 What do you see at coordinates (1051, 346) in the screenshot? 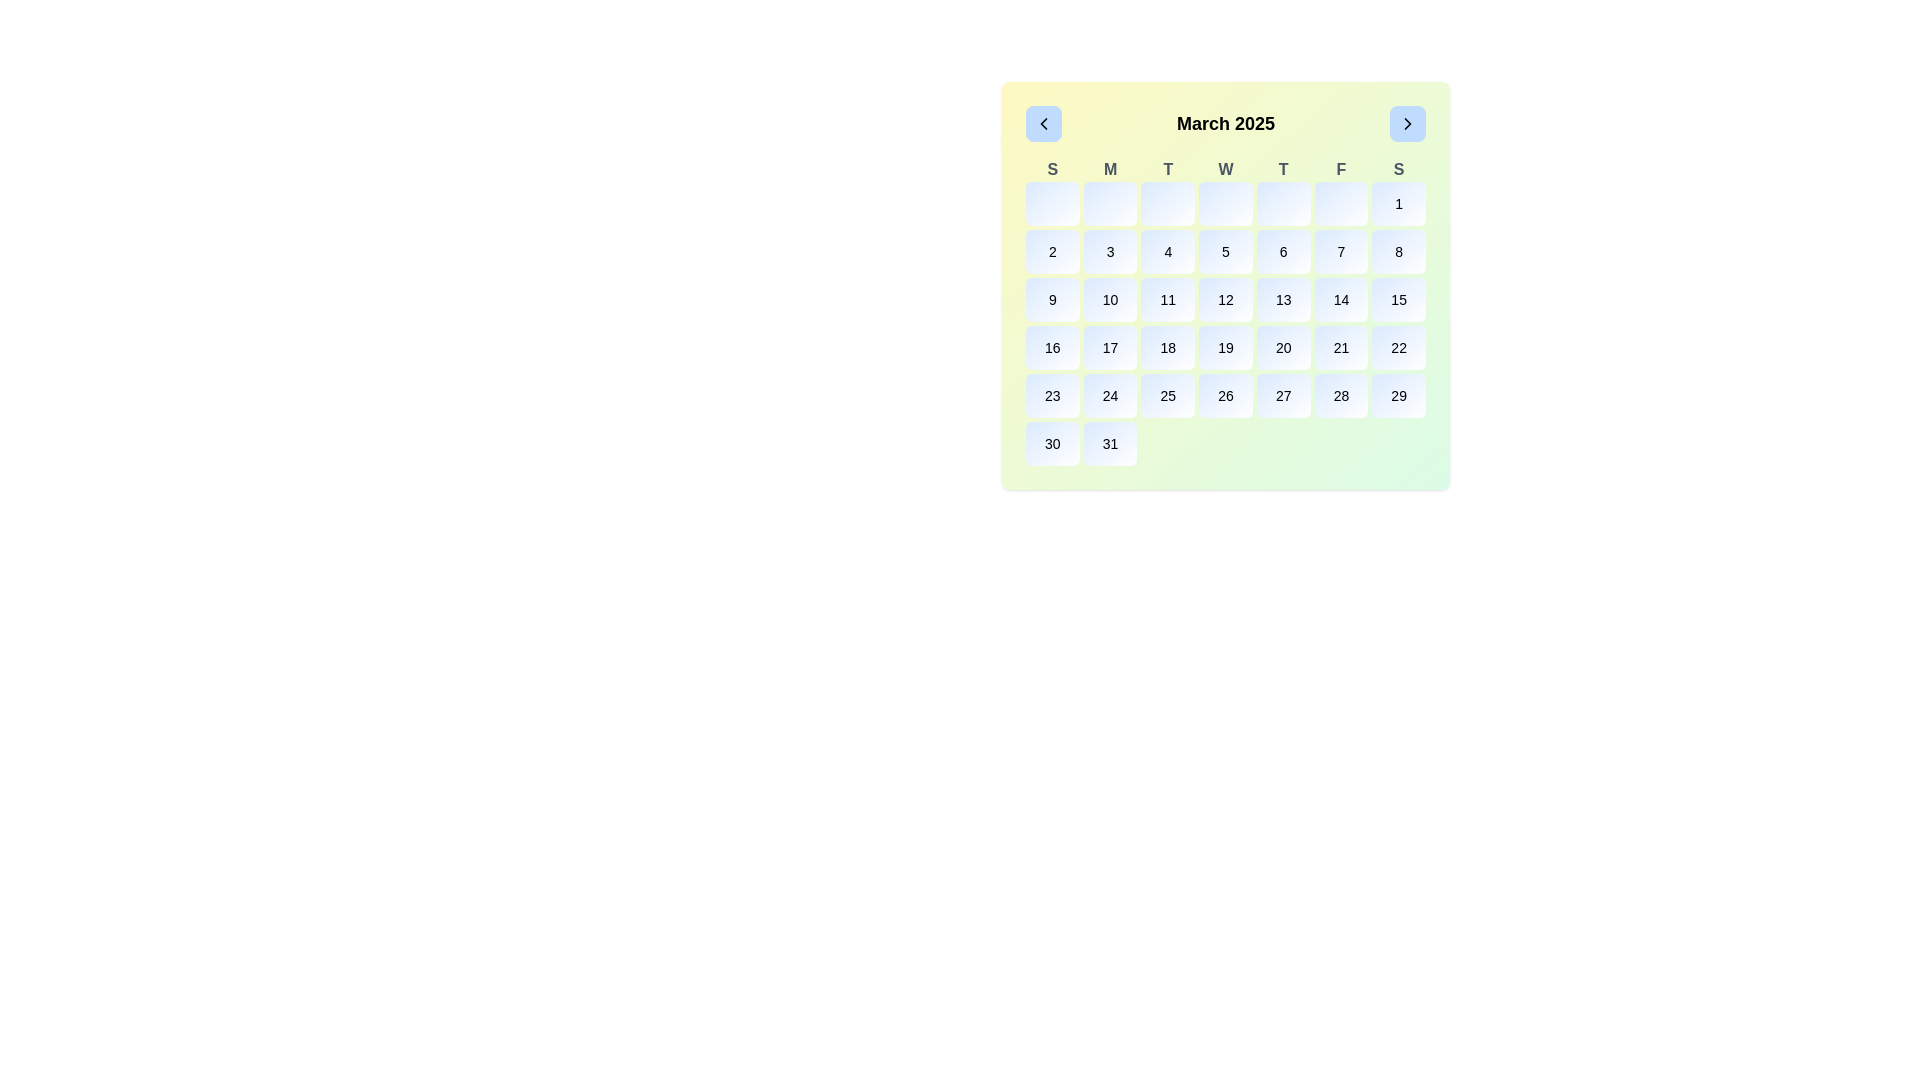
I see `the button with the text '16' in the 4th row and 1st column of the calendar grid` at bounding box center [1051, 346].